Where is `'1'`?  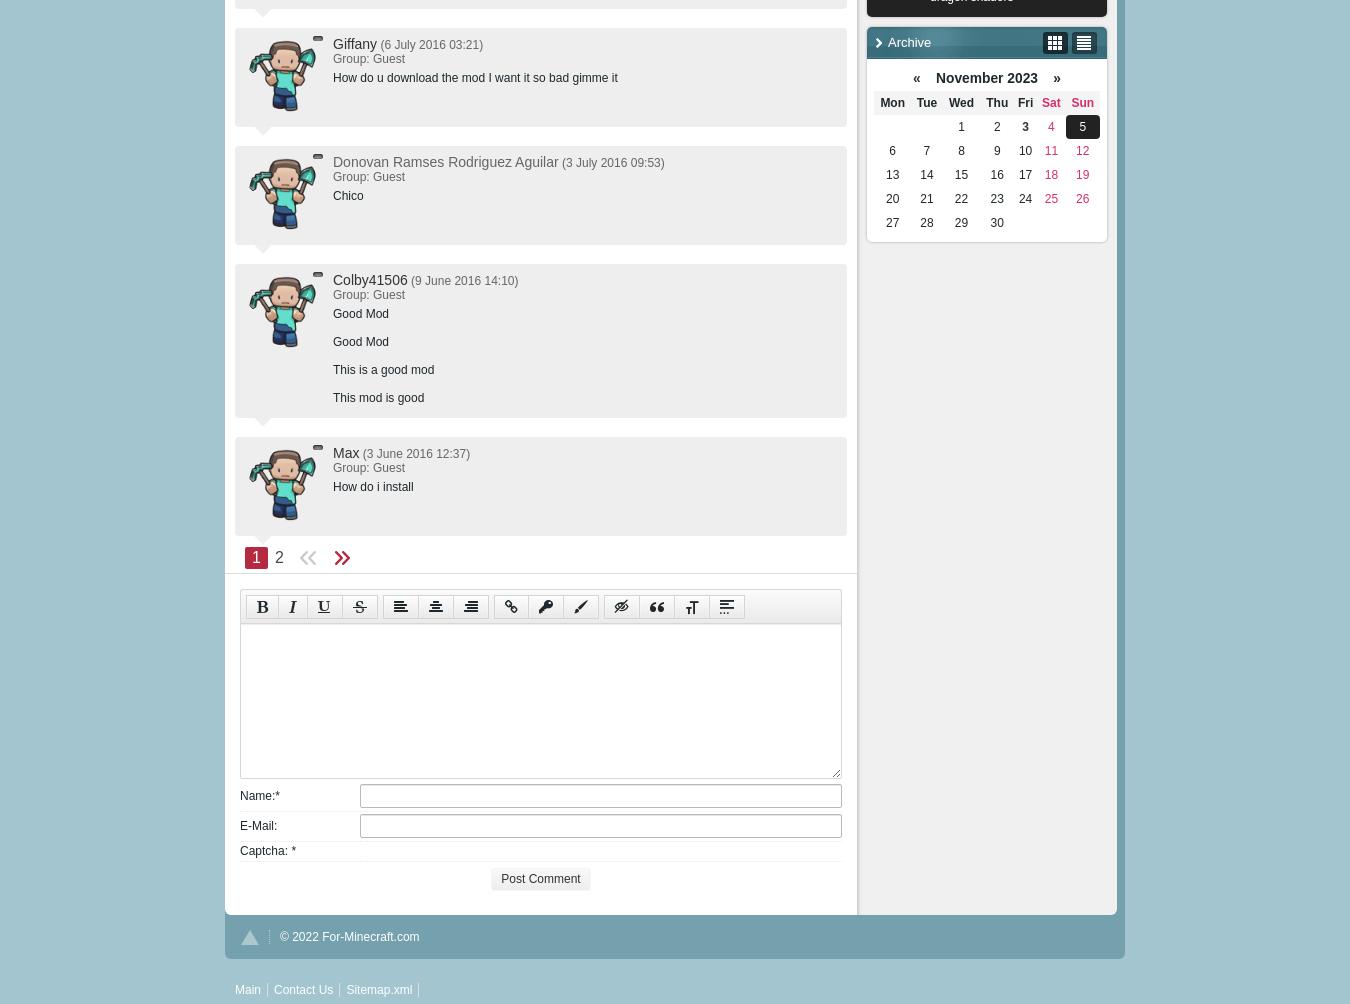 '1' is located at coordinates (960, 126).